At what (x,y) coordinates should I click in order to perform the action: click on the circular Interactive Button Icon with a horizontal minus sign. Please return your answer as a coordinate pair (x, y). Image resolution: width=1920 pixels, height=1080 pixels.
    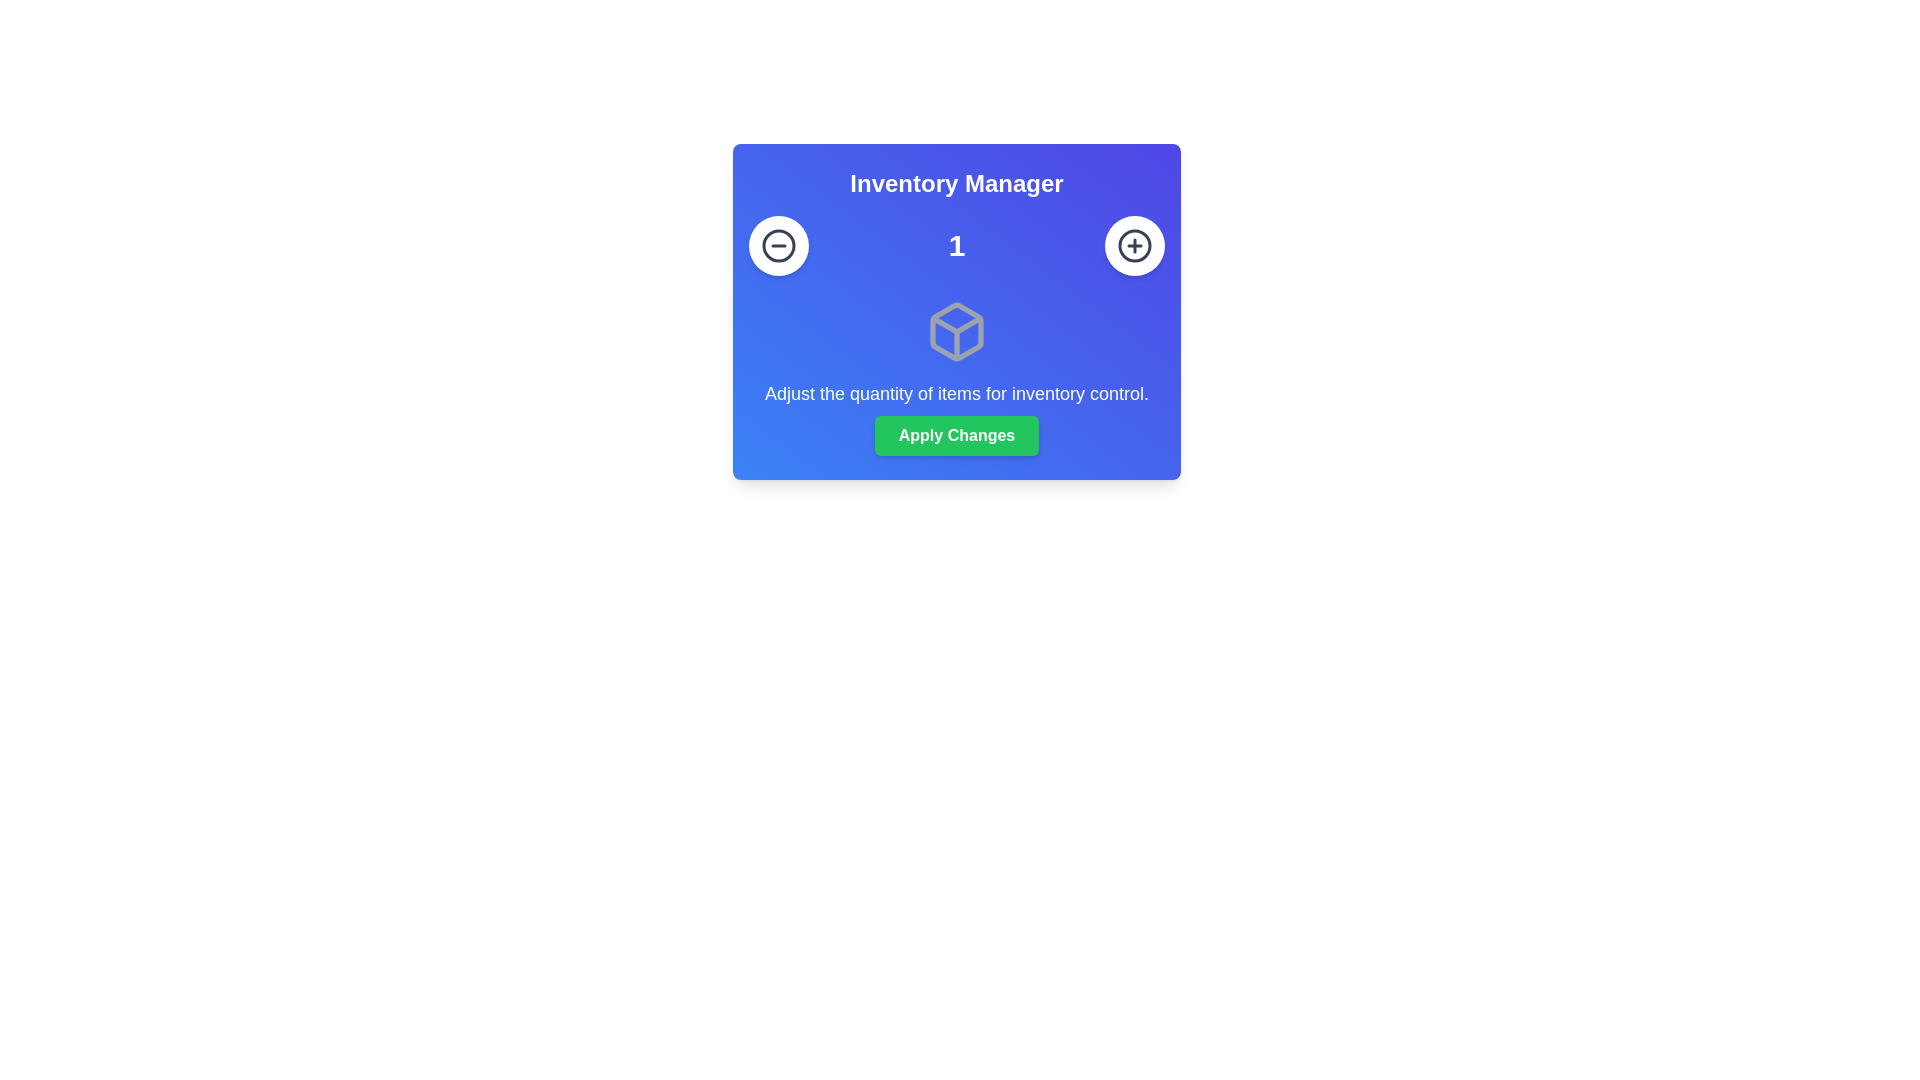
    Looking at the image, I should click on (777, 245).